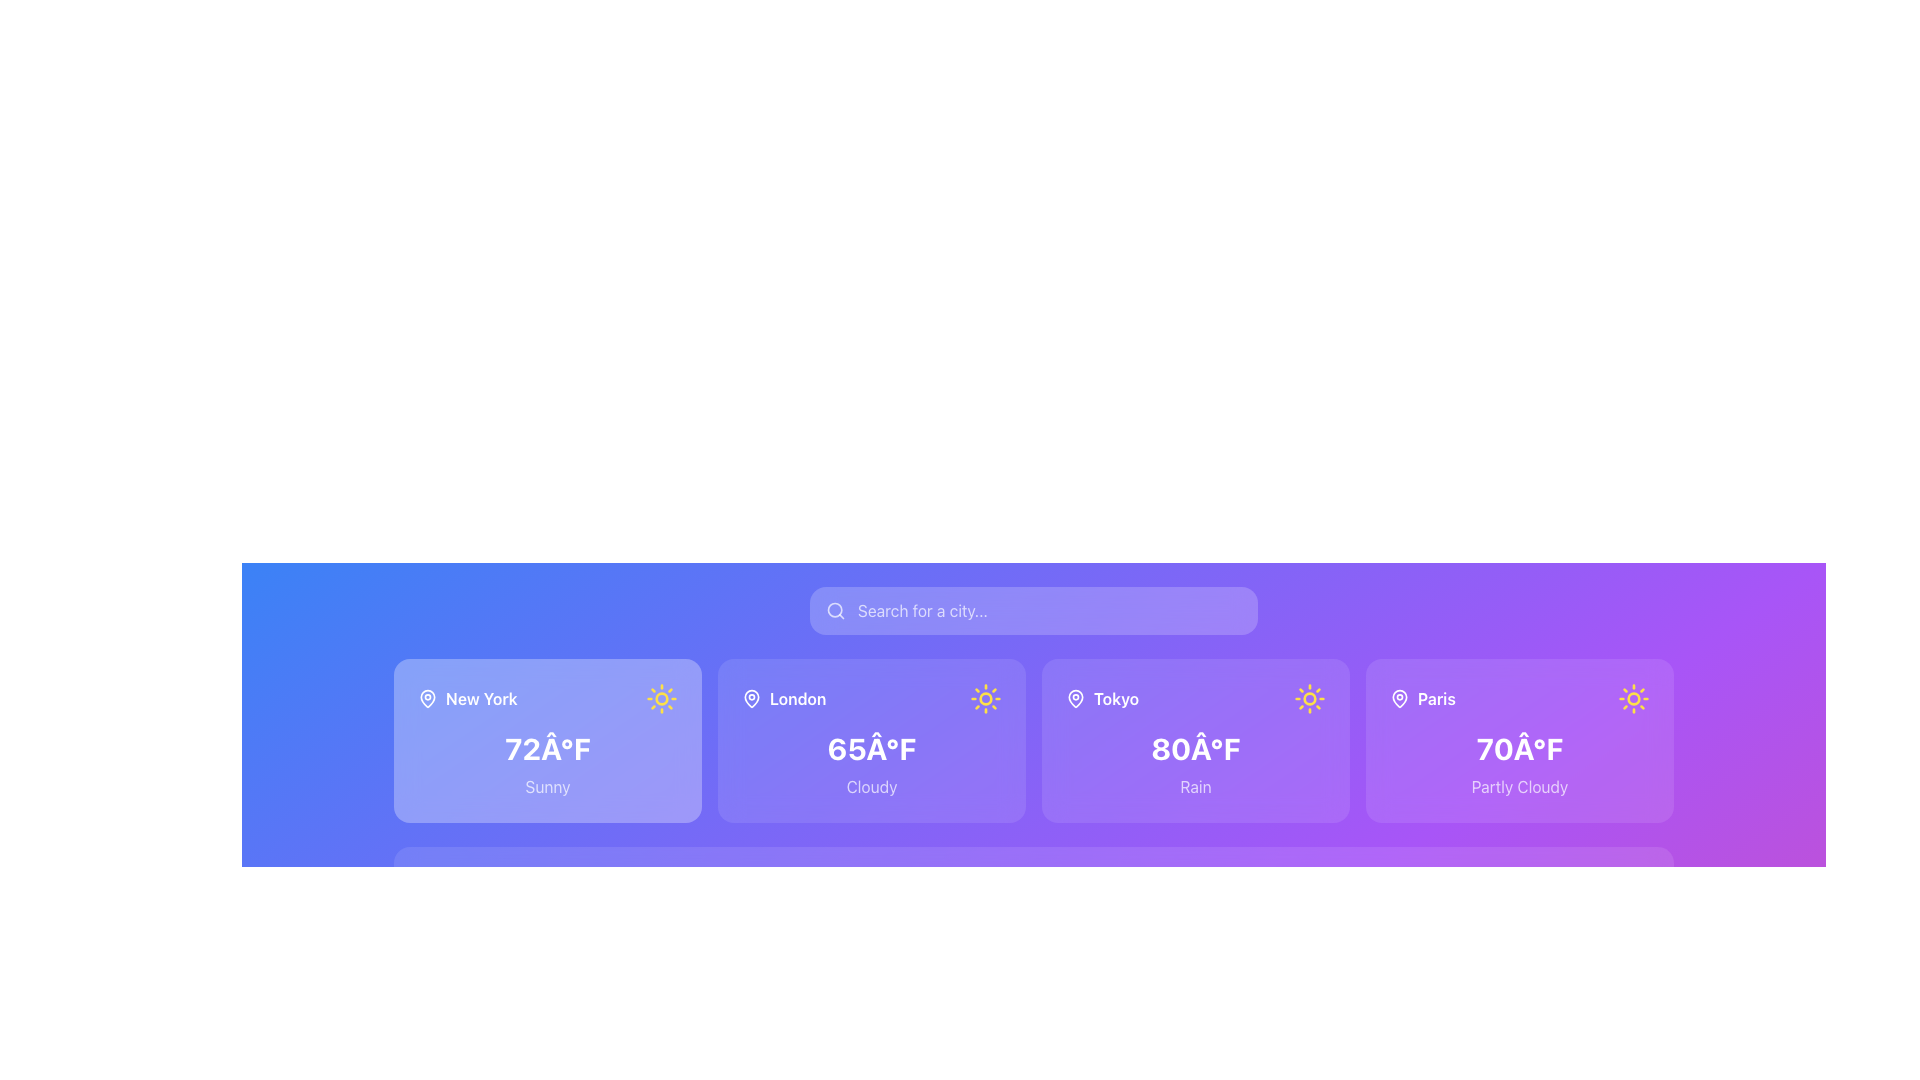  What do you see at coordinates (1074, 697) in the screenshot?
I see `the icon representing Tokyo, which indicates the location for weather information within the city weather cards` at bounding box center [1074, 697].